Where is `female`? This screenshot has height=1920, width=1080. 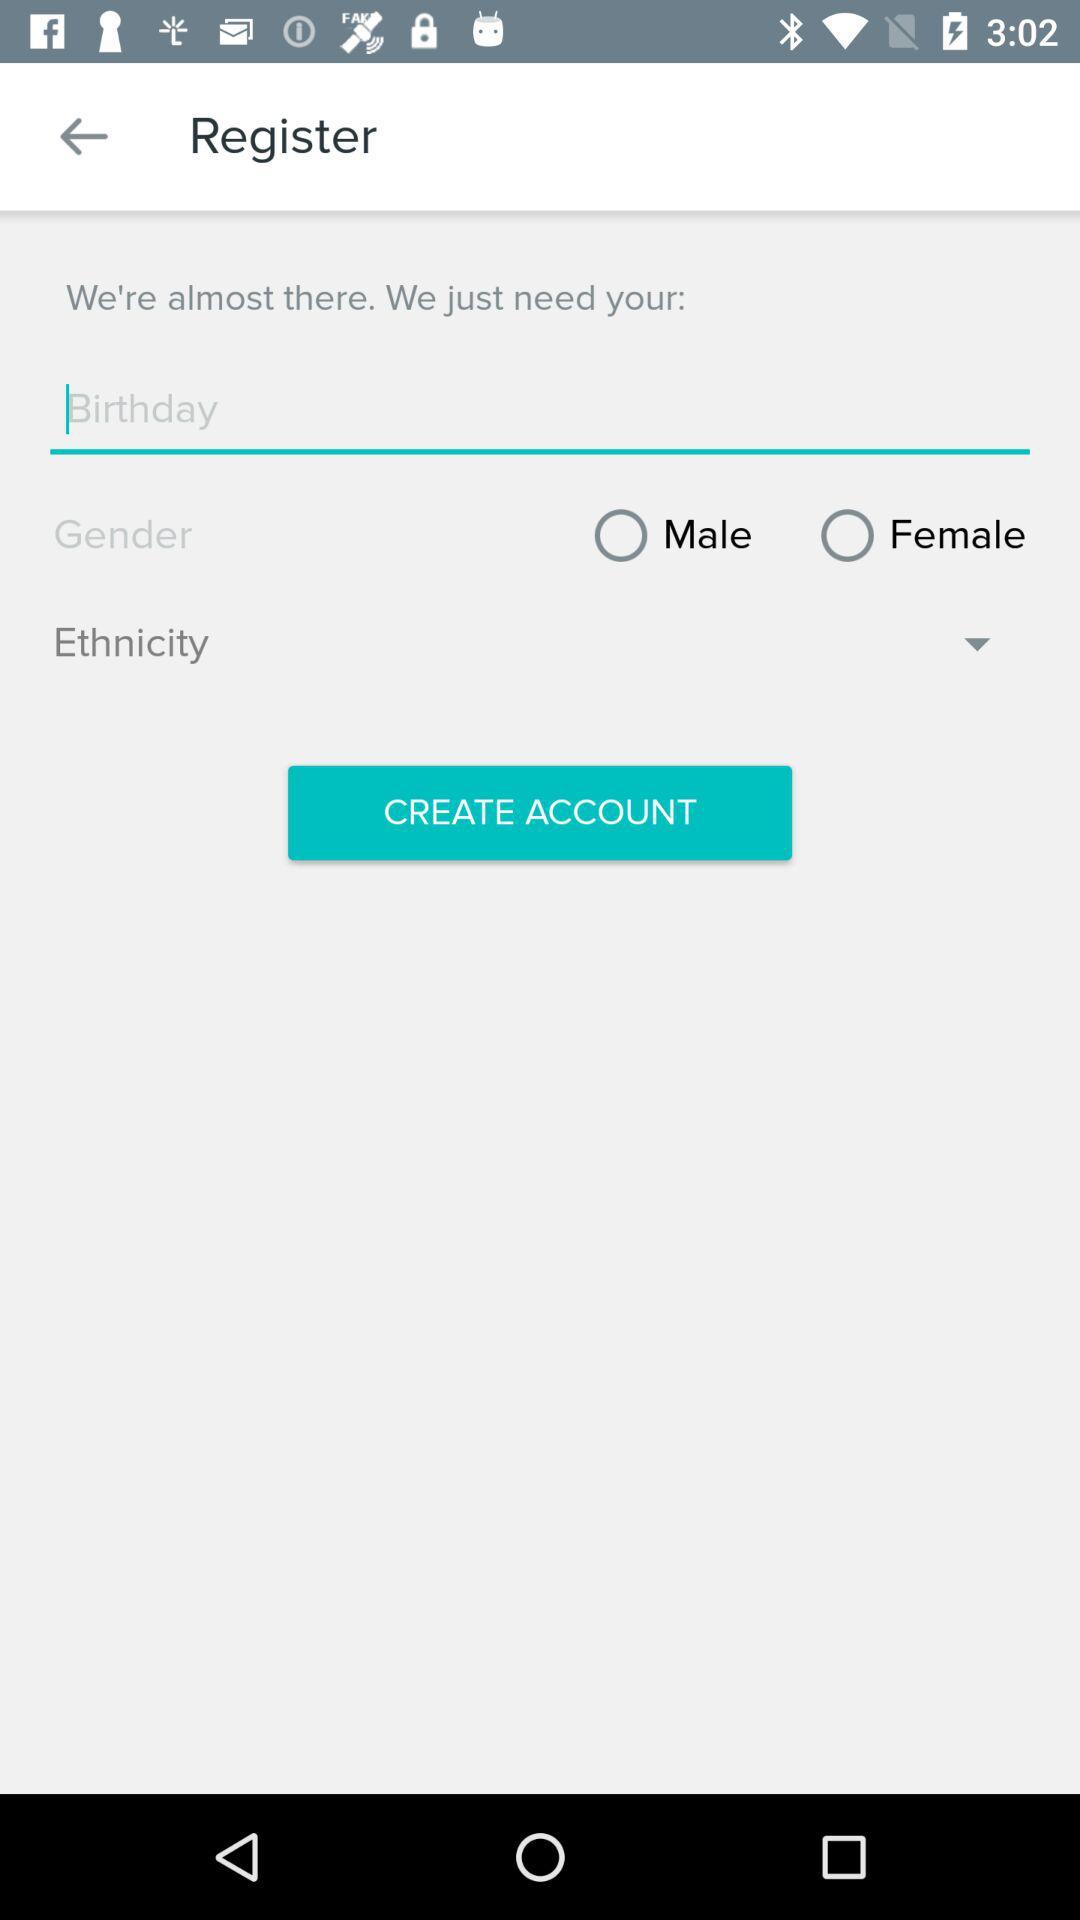 female is located at coordinates (916, 535).